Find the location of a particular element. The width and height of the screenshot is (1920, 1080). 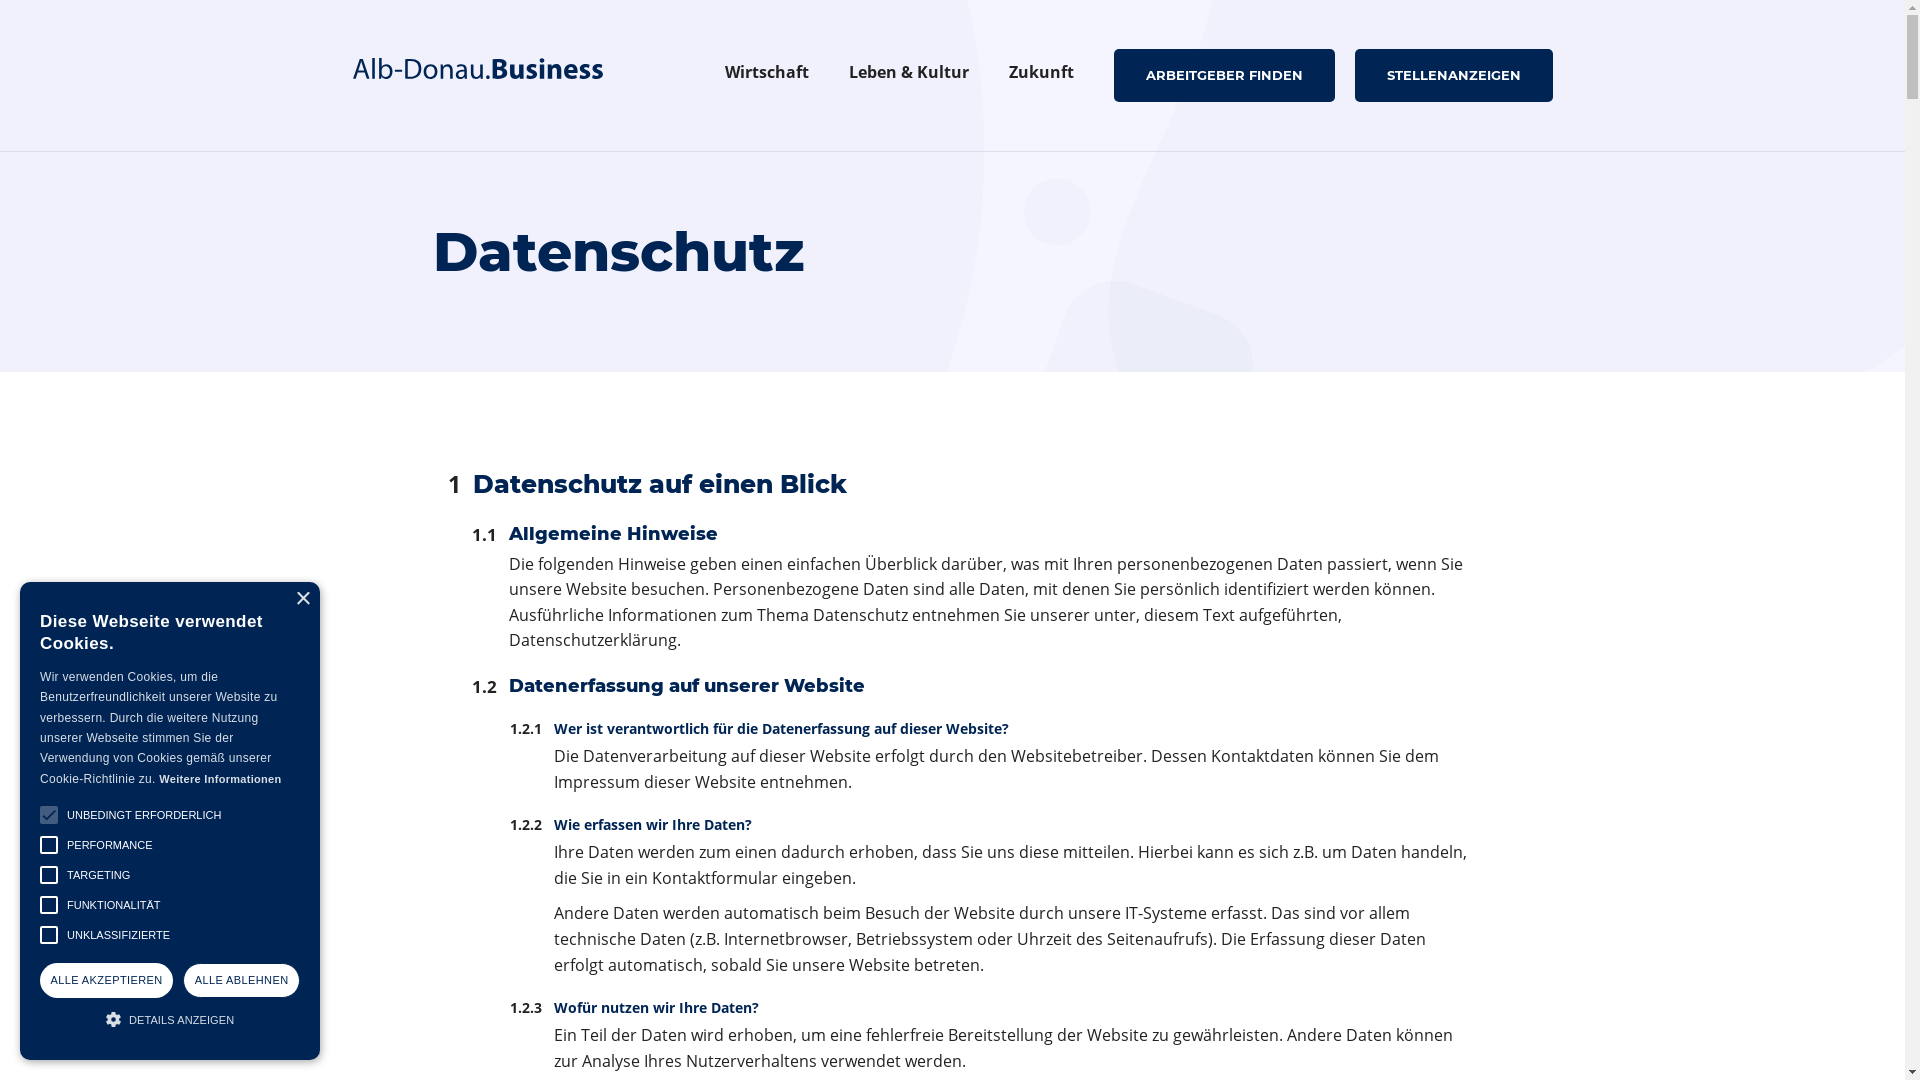

'Weitere Informationen' is located at coordinates (220, 778).